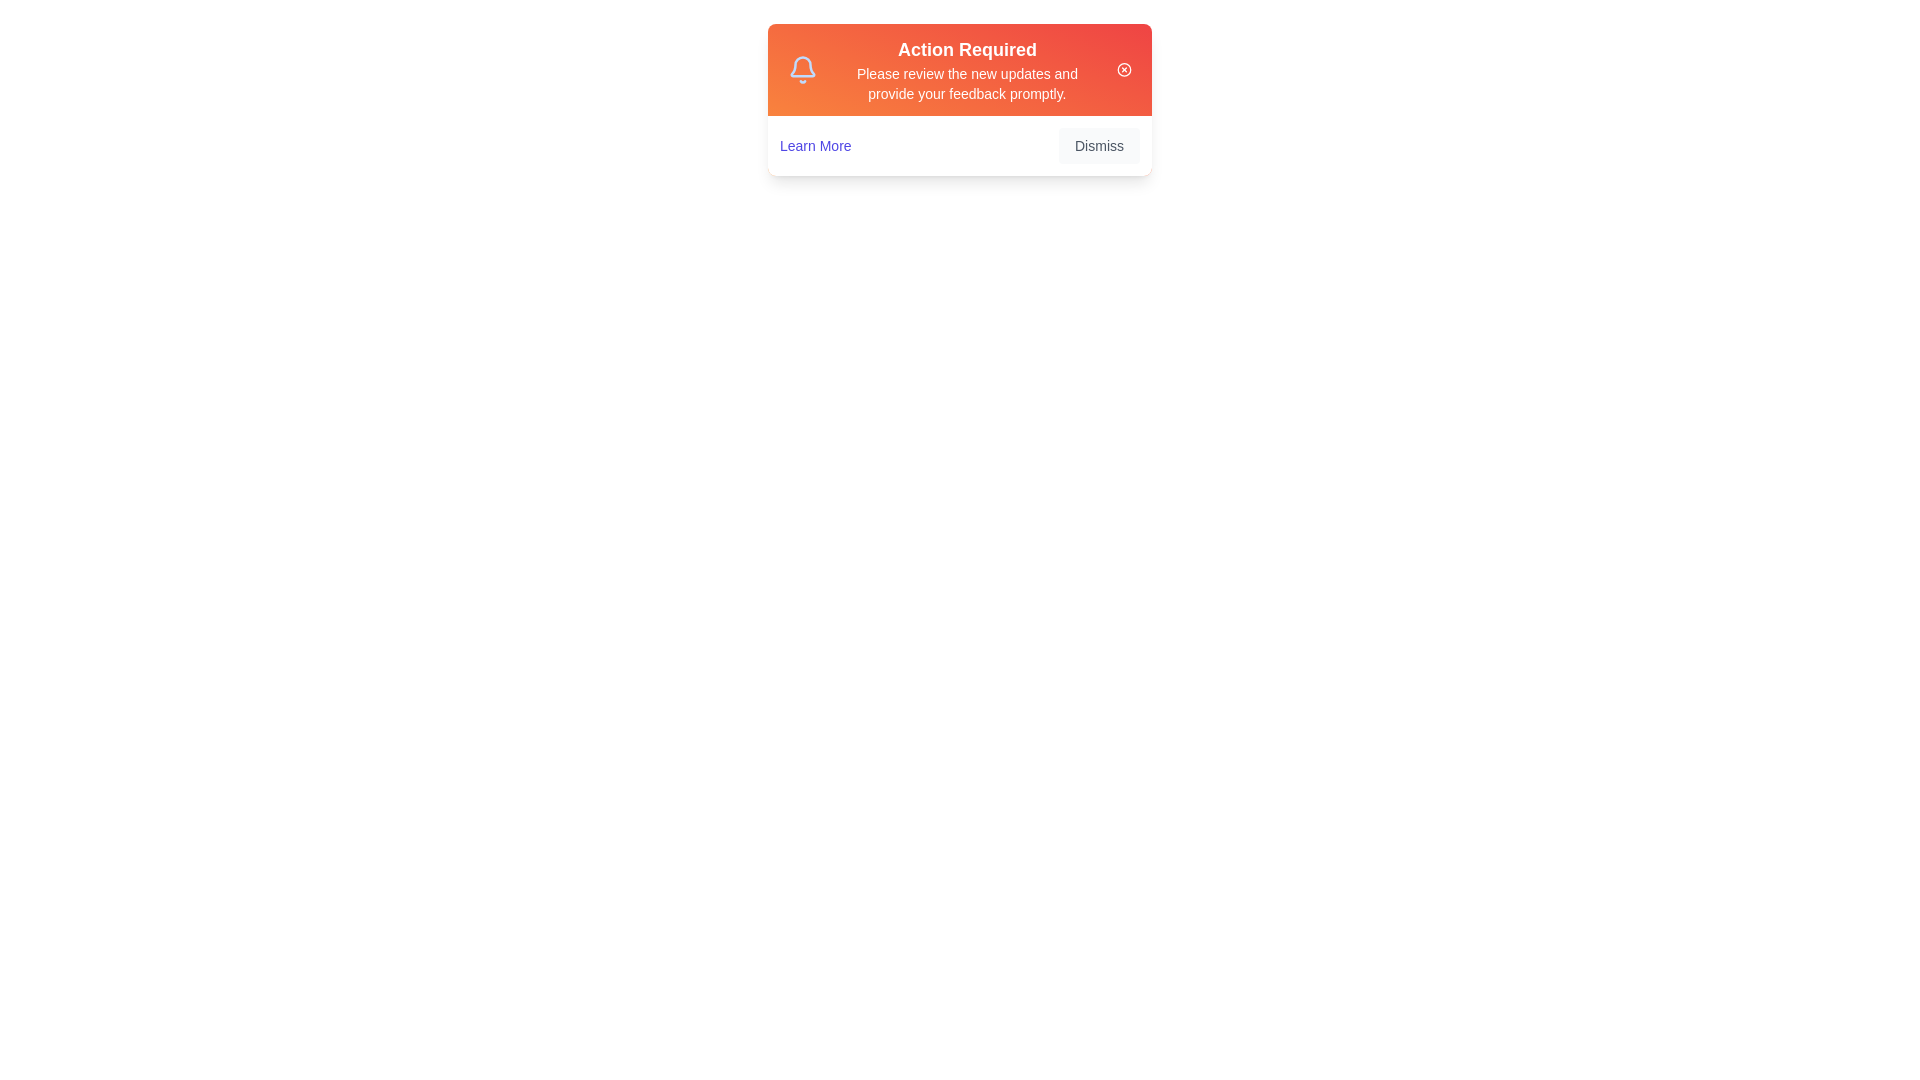 The height and width of the screenshot is (1080, 1920). I want to click on the bell icon decoration, so click(802, 68).